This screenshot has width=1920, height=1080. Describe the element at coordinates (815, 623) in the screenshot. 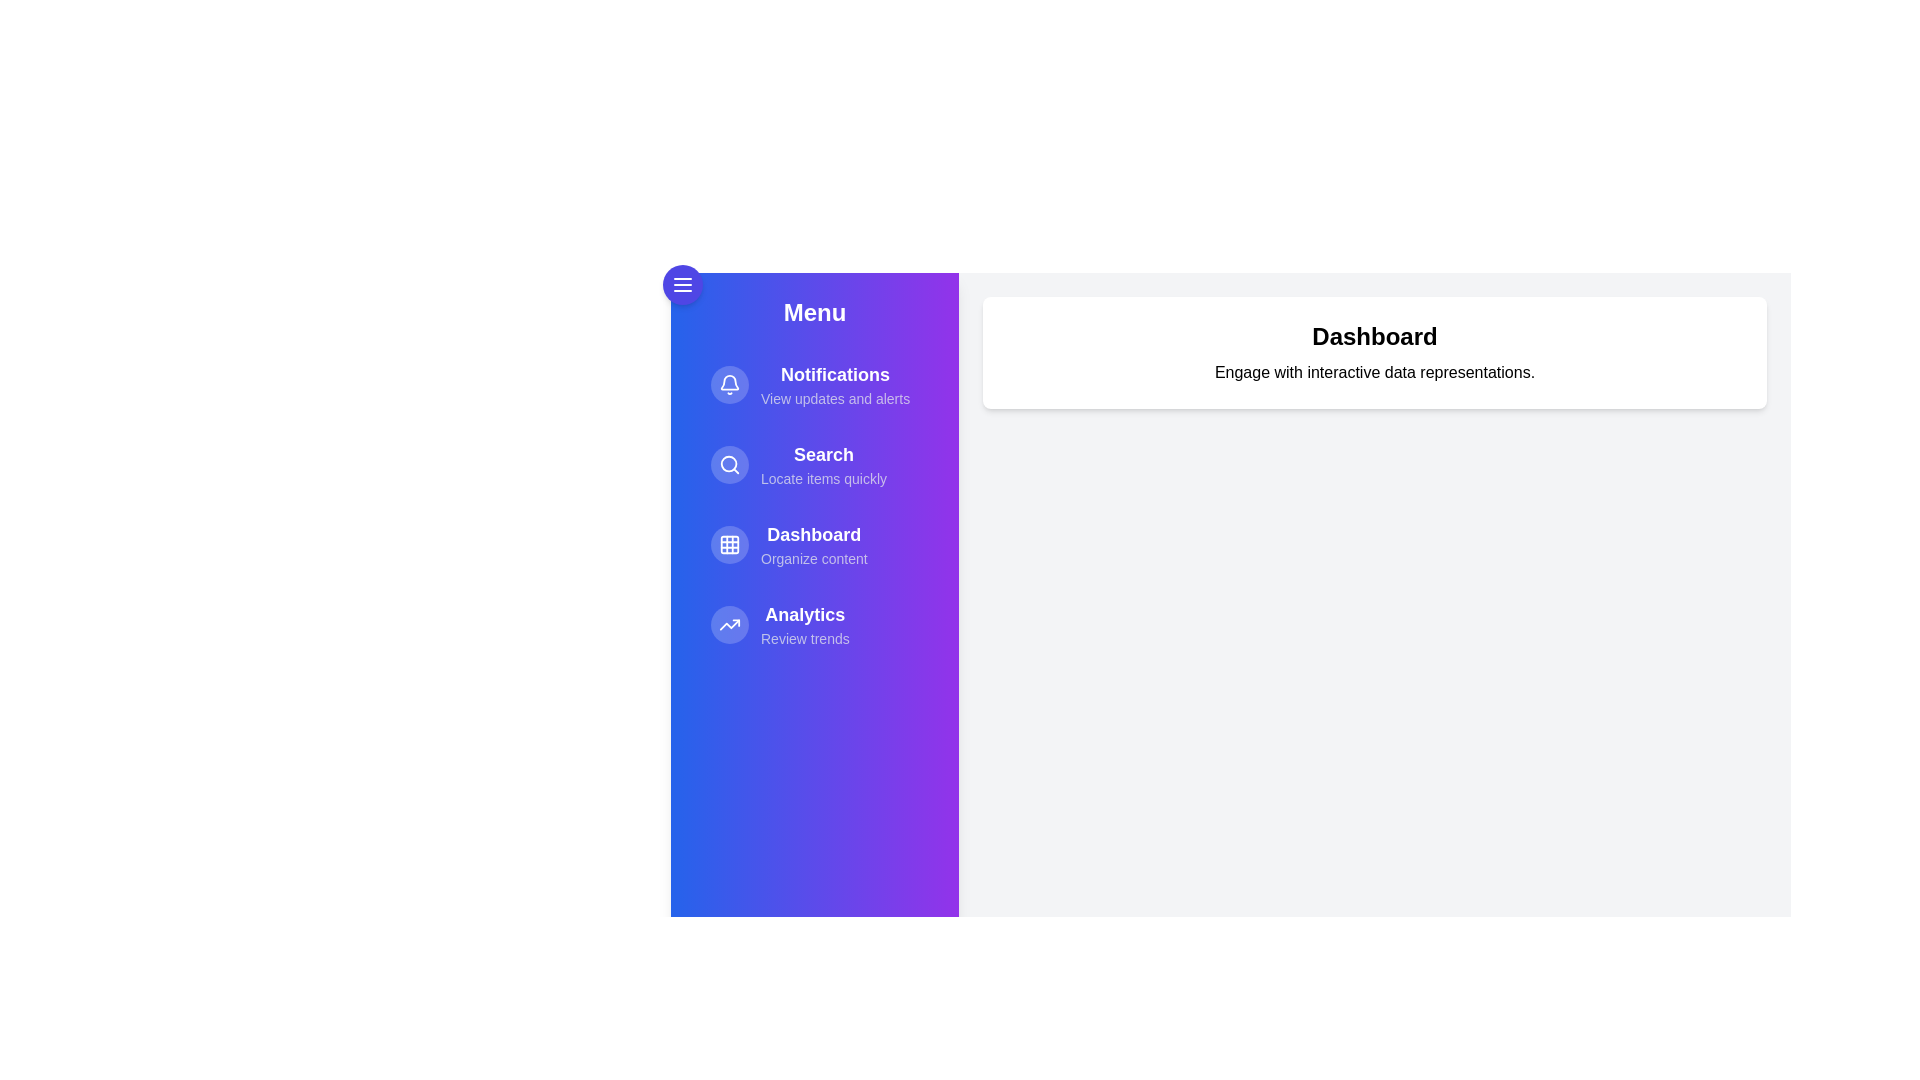

I see `the menu item Analytics to reveal its hover effect` at that location.